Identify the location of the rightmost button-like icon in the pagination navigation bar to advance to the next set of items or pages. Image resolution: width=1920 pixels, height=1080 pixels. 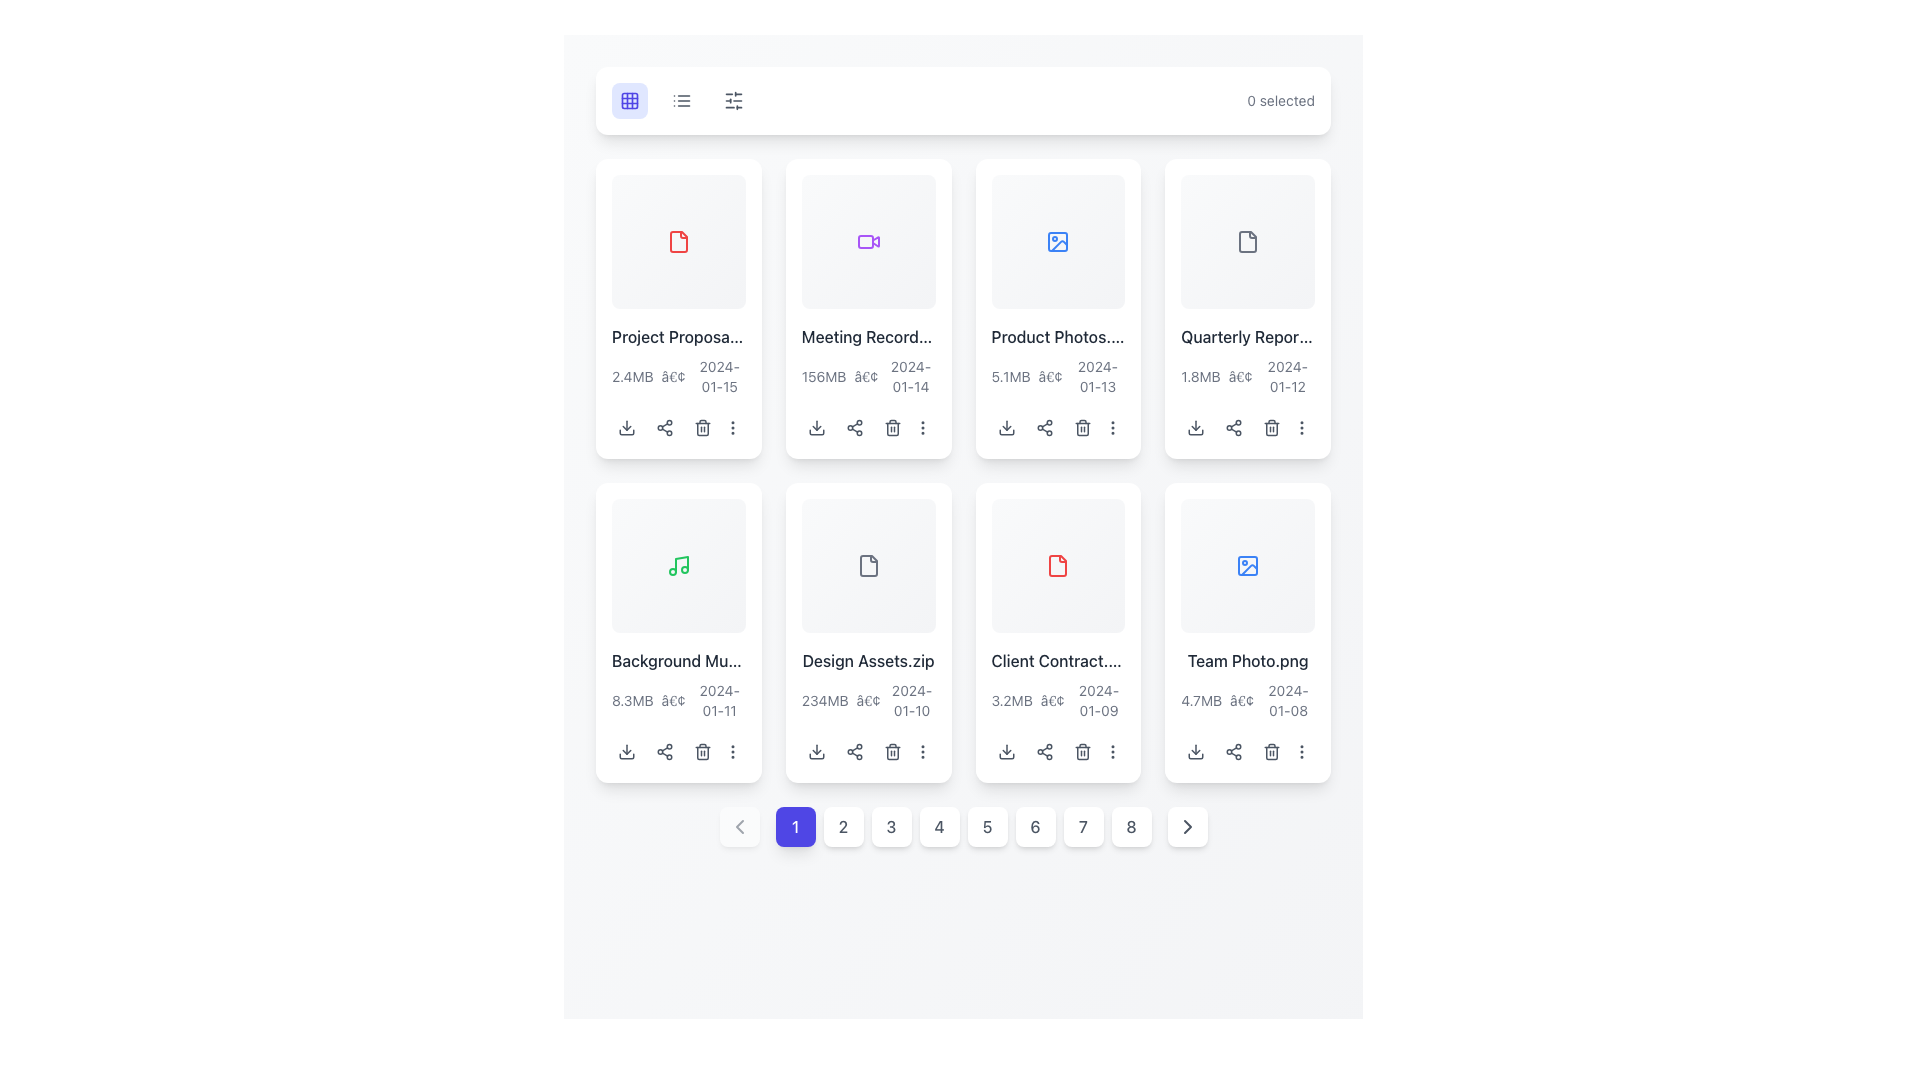
(1187, 826).